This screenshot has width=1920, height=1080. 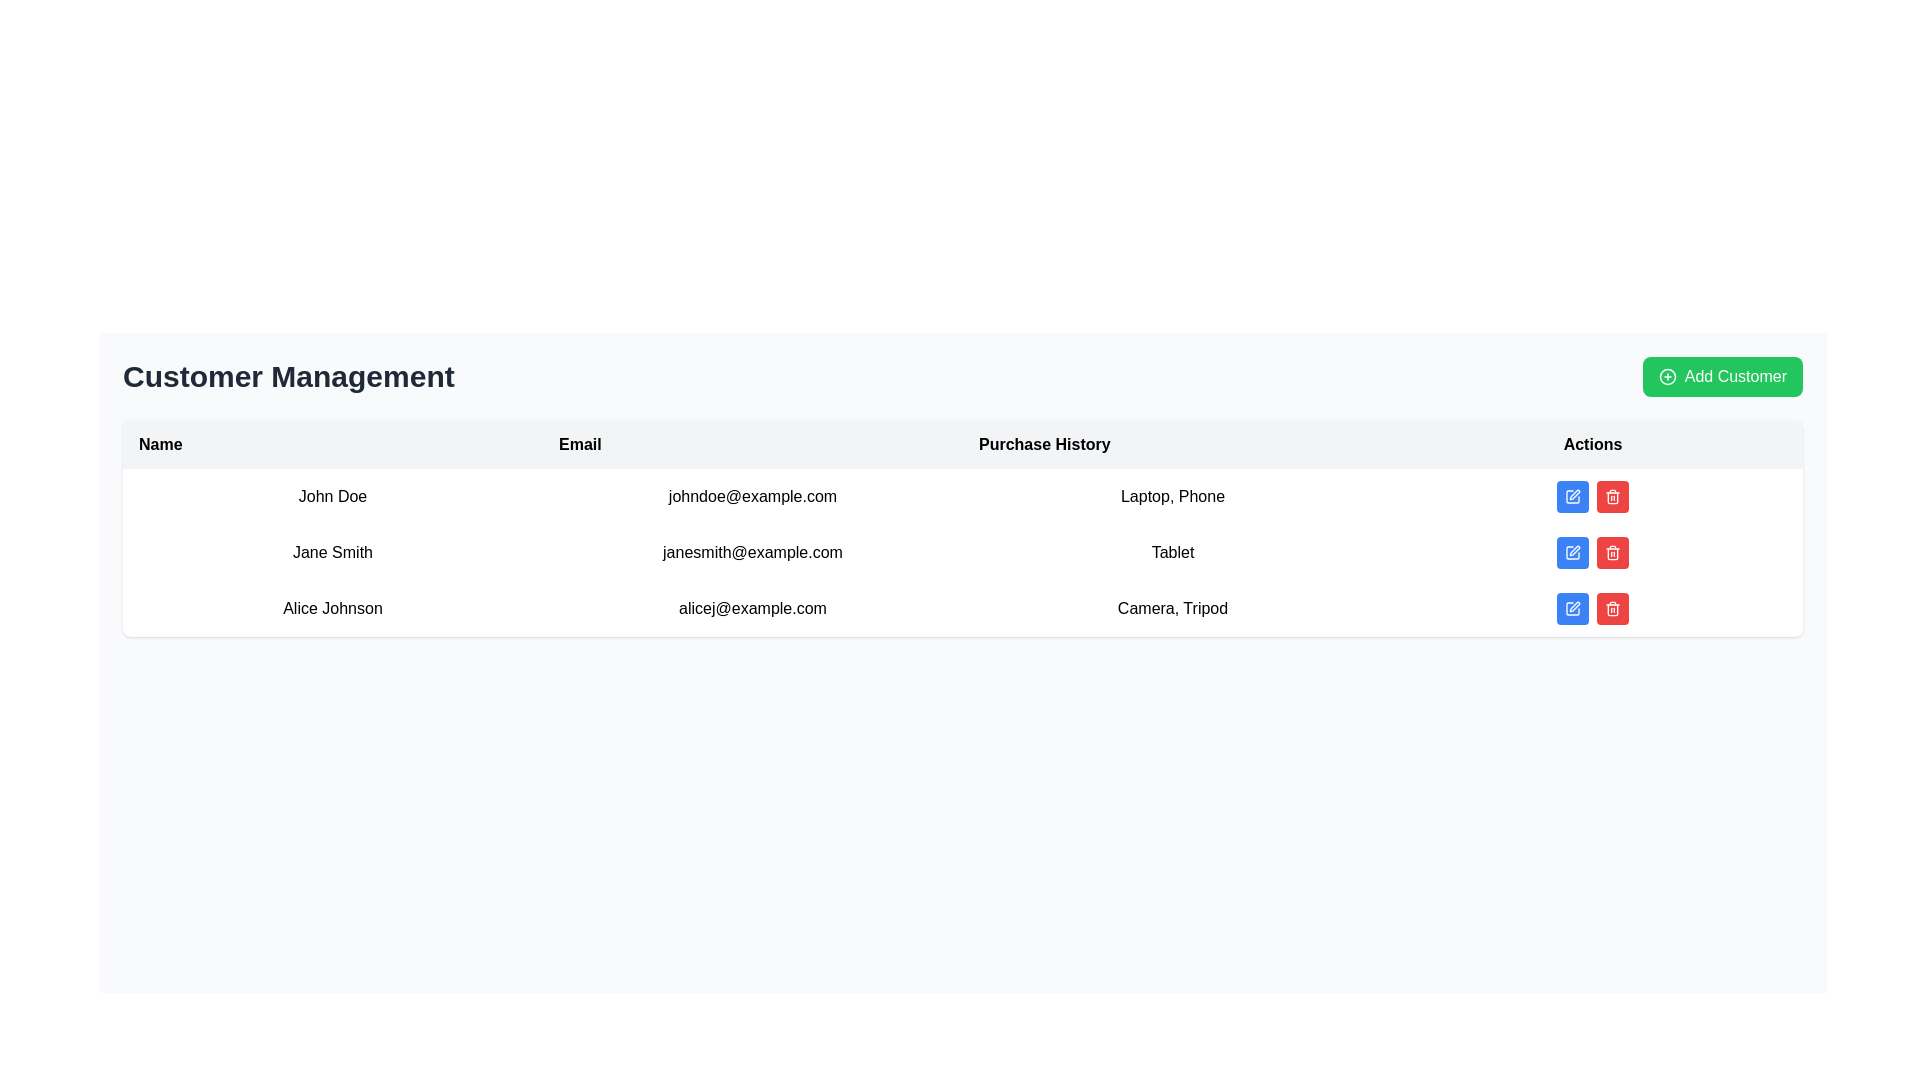 What do you see at coordinates (1612, 496) in the screenshot?
I see `the second button in the 'Actions' column of the second row in the customer management table` at bounding box center [1612, 496].